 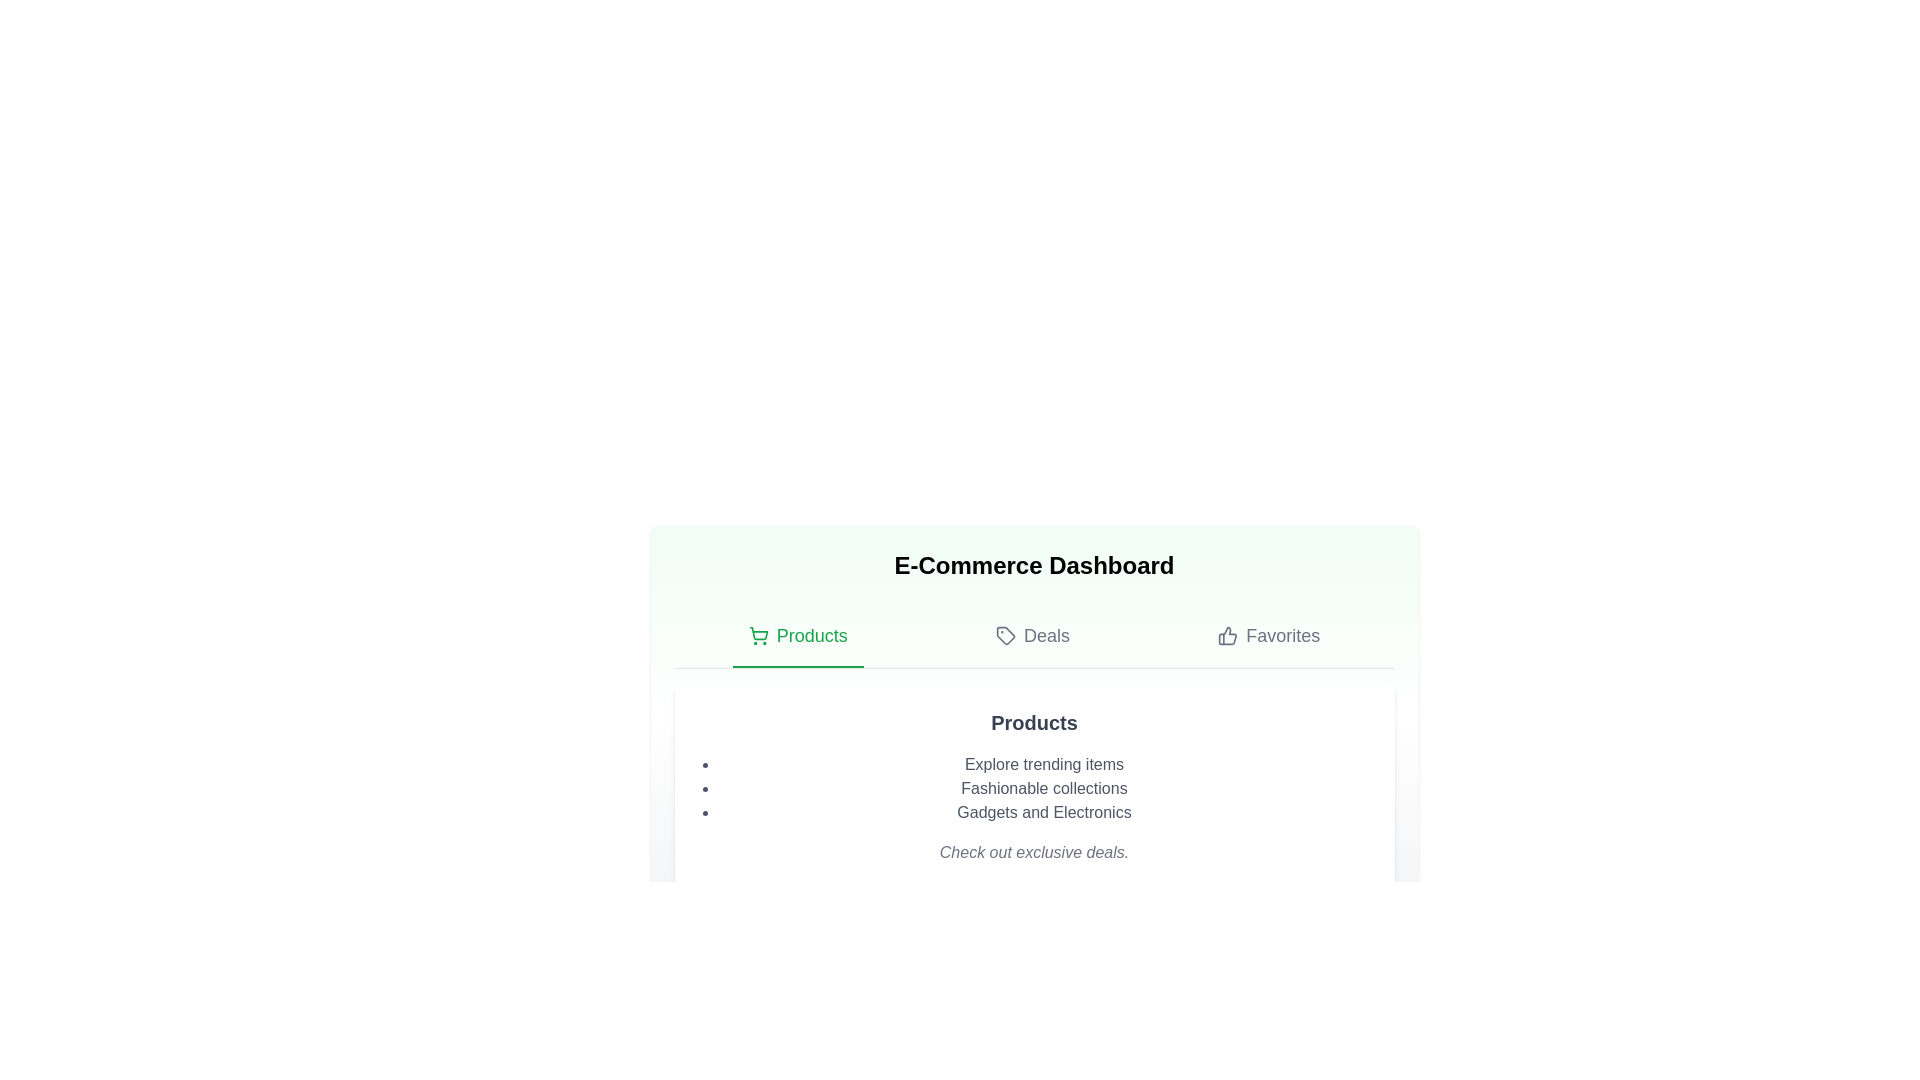 What do you see at coordinates (1034, 785) in the screenshot?
I see `text content of the informational card showcasing trending products and promotional deals located in the lower part of the E-Commerce Dashboard section` at bounding box center [1034, 785].